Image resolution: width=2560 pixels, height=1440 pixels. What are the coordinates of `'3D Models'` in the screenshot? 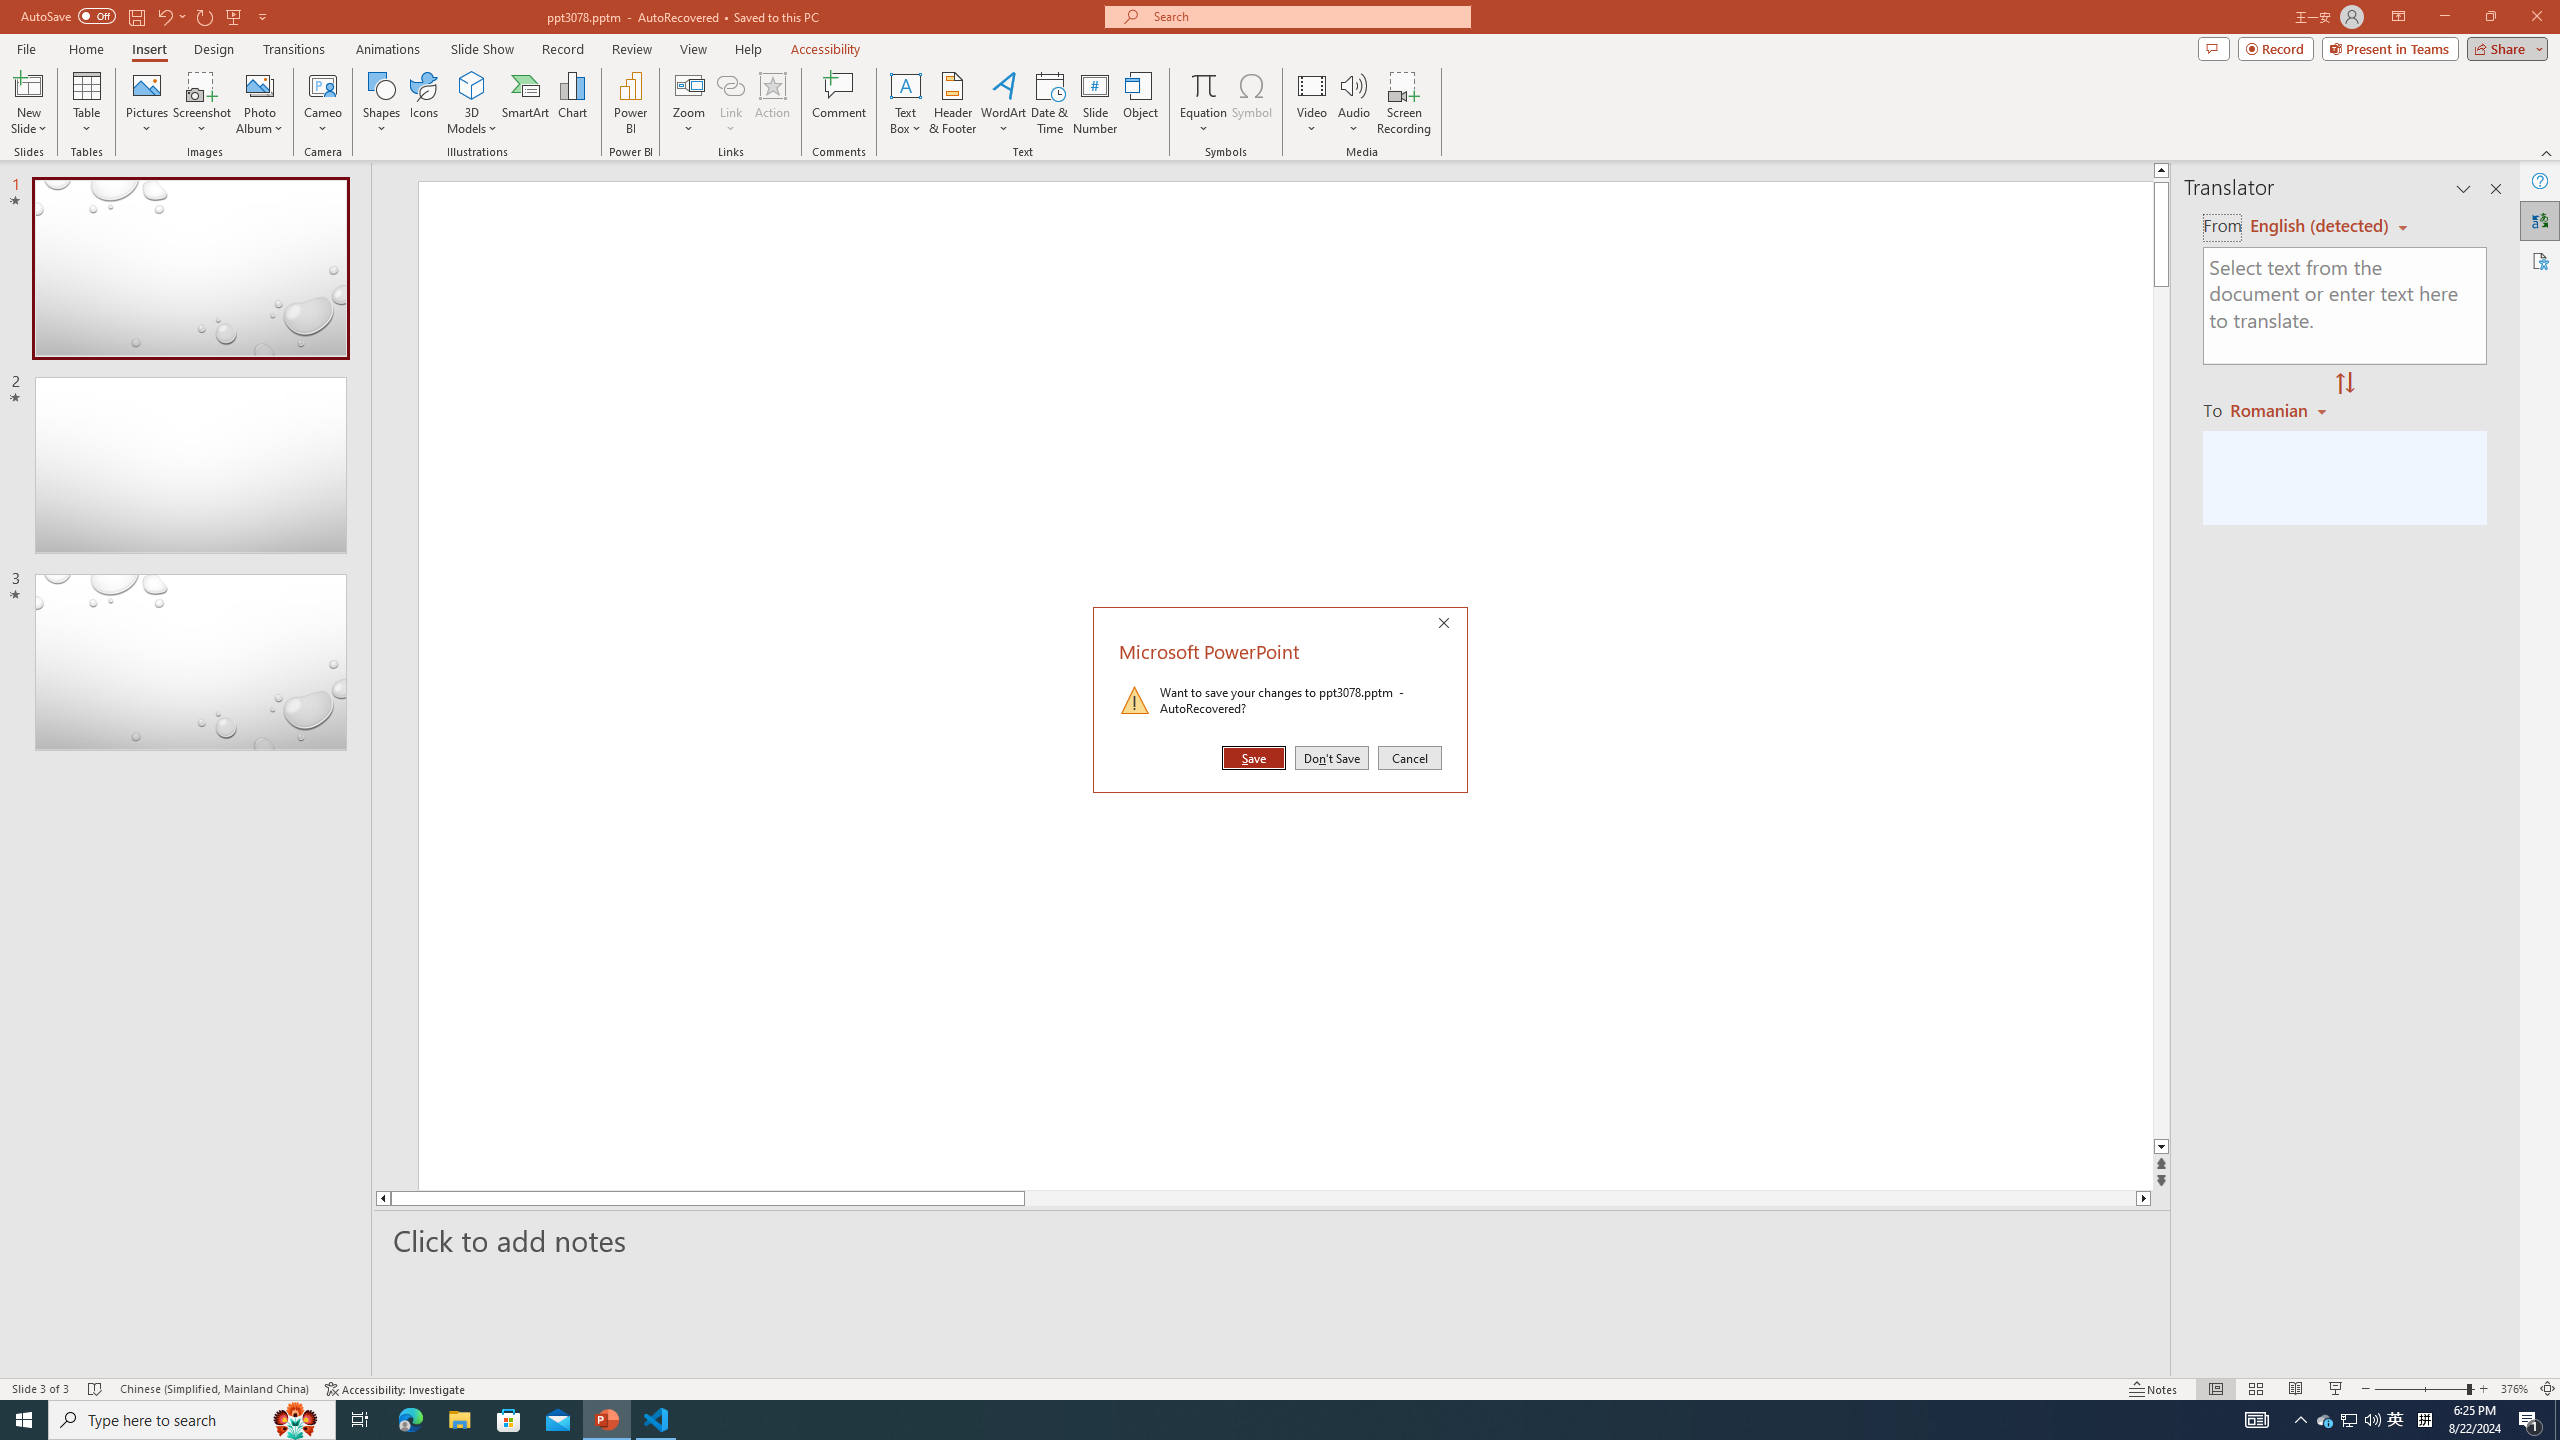 It's located at (472, 103).